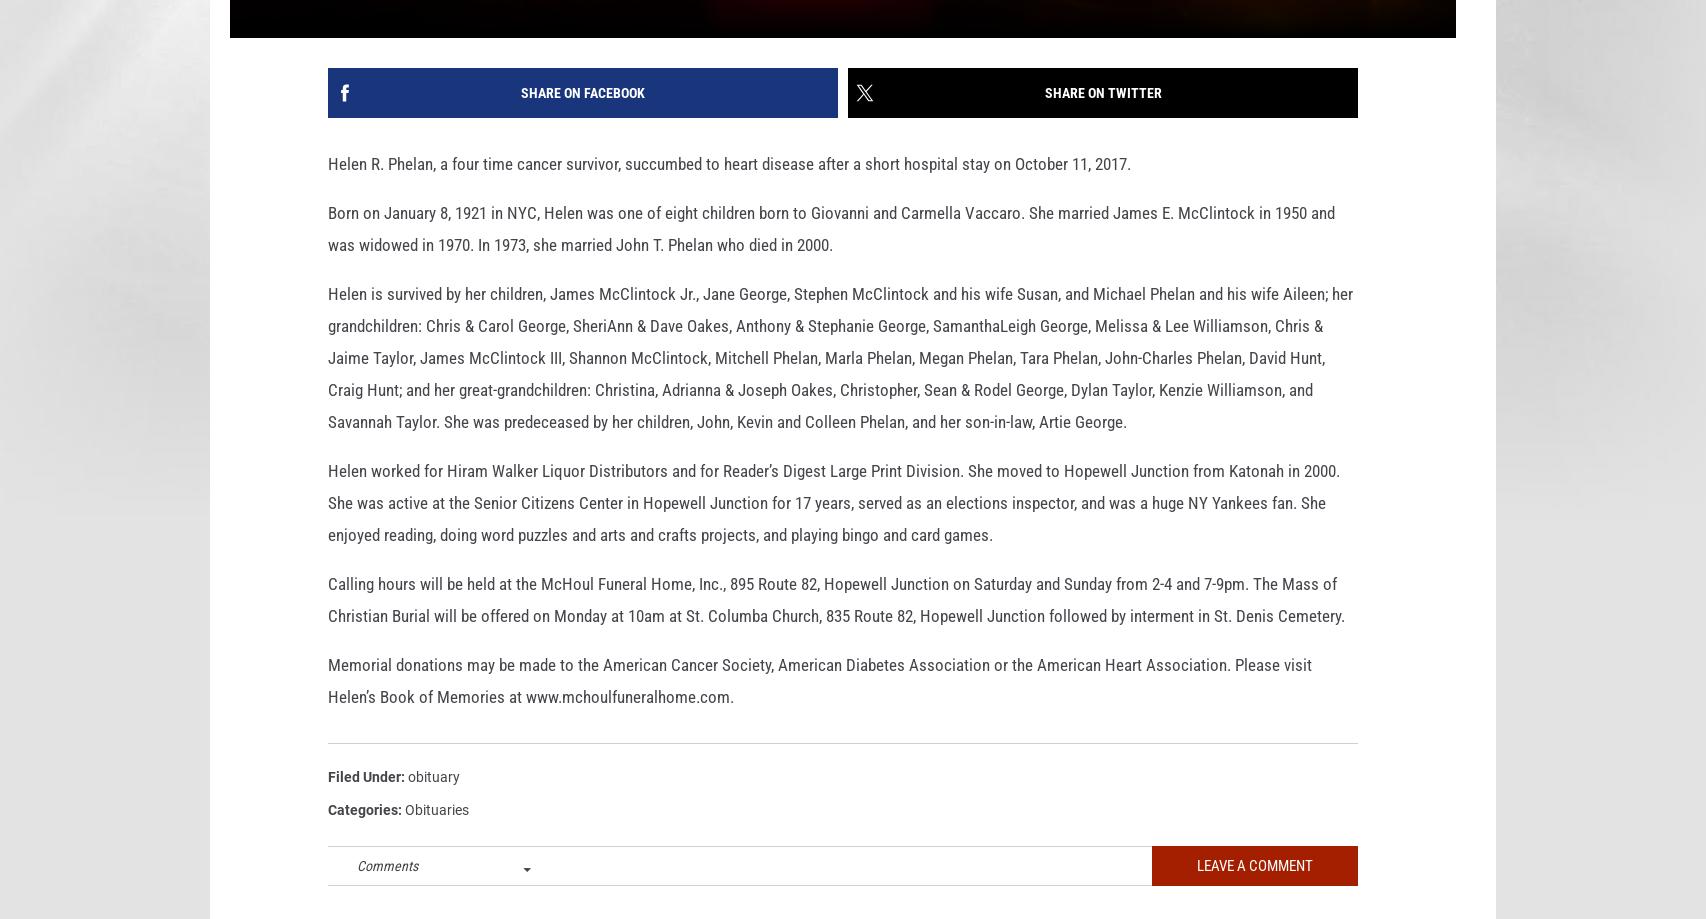  What do you see at coordinates (1254, 896) in the screenshot?
I see `'Leave A Comment'` at bounding box center [1254, 896].